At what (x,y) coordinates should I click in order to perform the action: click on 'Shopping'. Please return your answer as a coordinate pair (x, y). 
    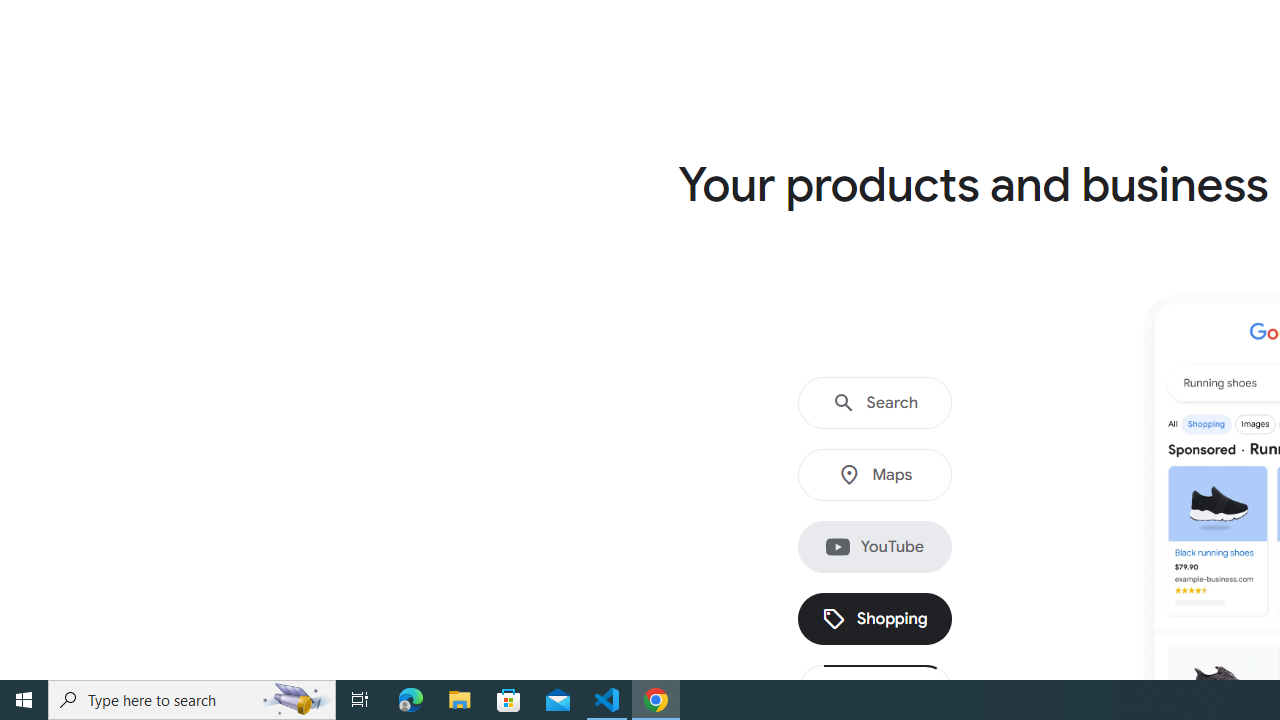
    Looking at the image, I should click on (874, 618).